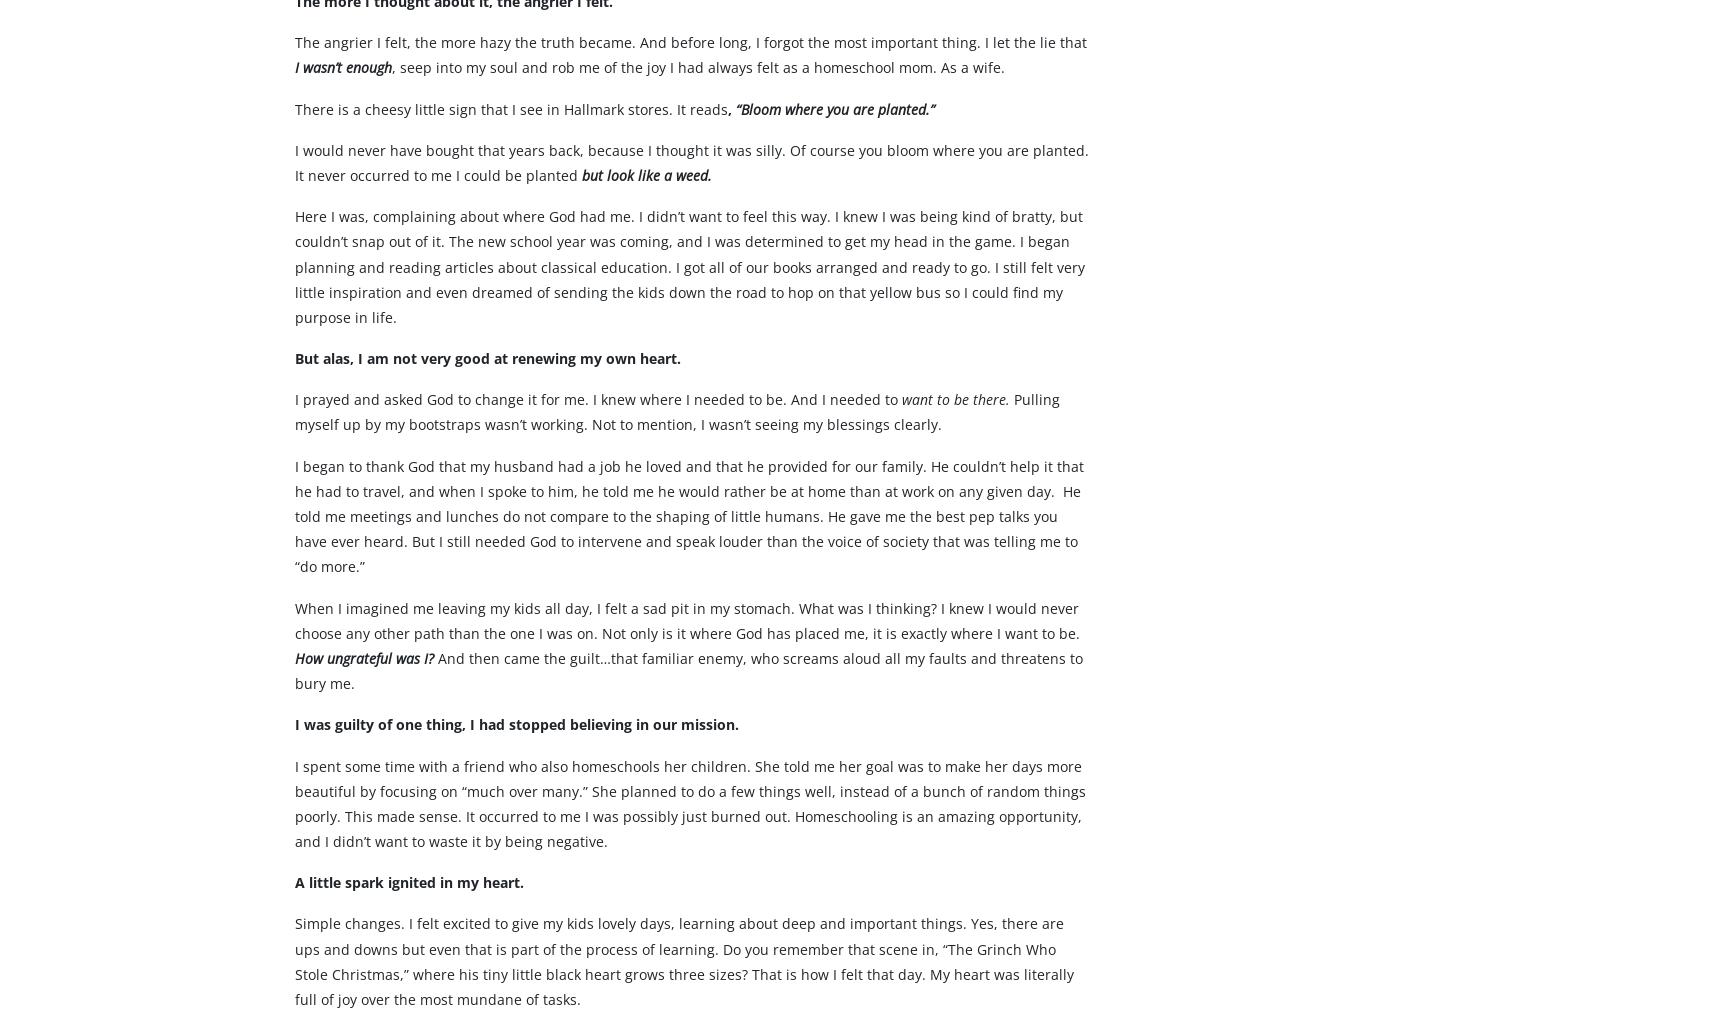 The image size is (1715, 1014). What do you see at coordinates (293, 147) in the screenshot?
I see `'There is a cheesy little sign that I see in Hallmark stores. It reads'` at bounding box center [293, 147].